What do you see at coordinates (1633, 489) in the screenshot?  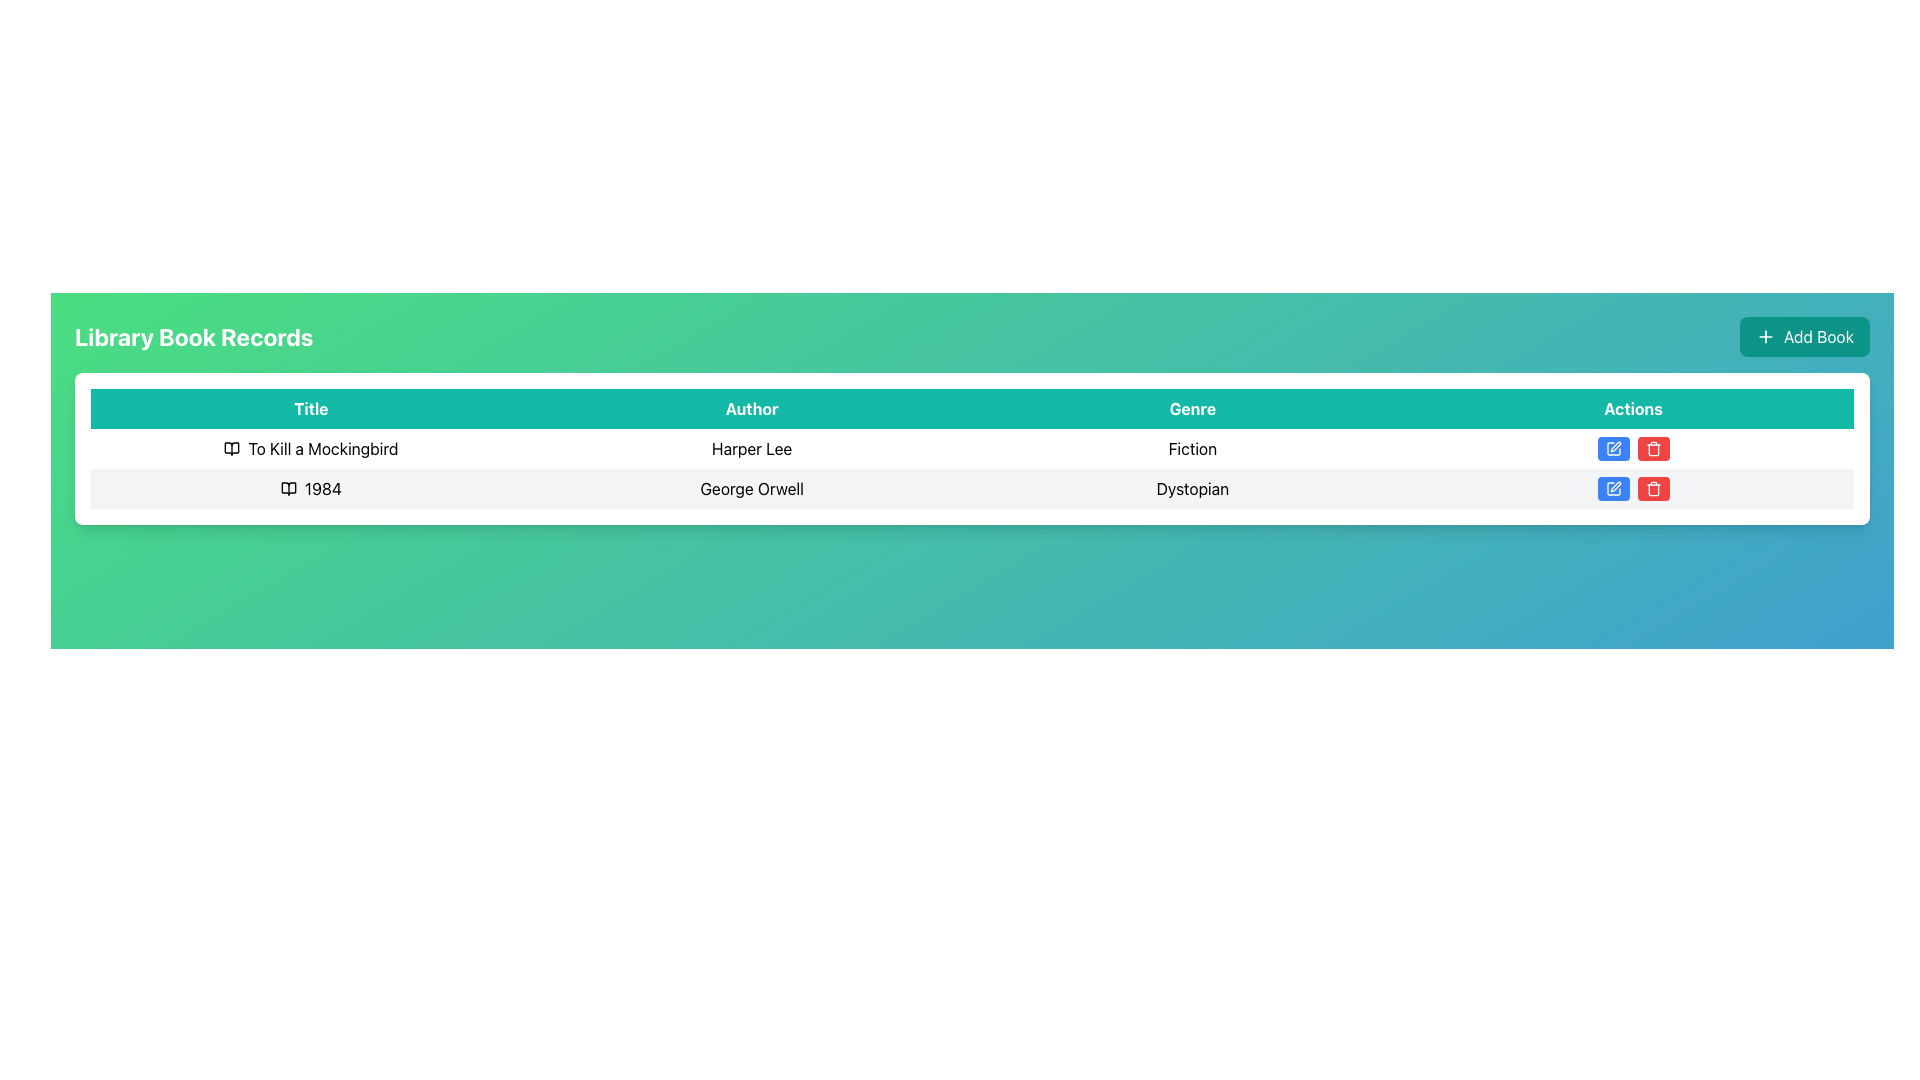 I see `the action buttons in the 'Actions' column of the second row` at bounding box center [1633, 489].